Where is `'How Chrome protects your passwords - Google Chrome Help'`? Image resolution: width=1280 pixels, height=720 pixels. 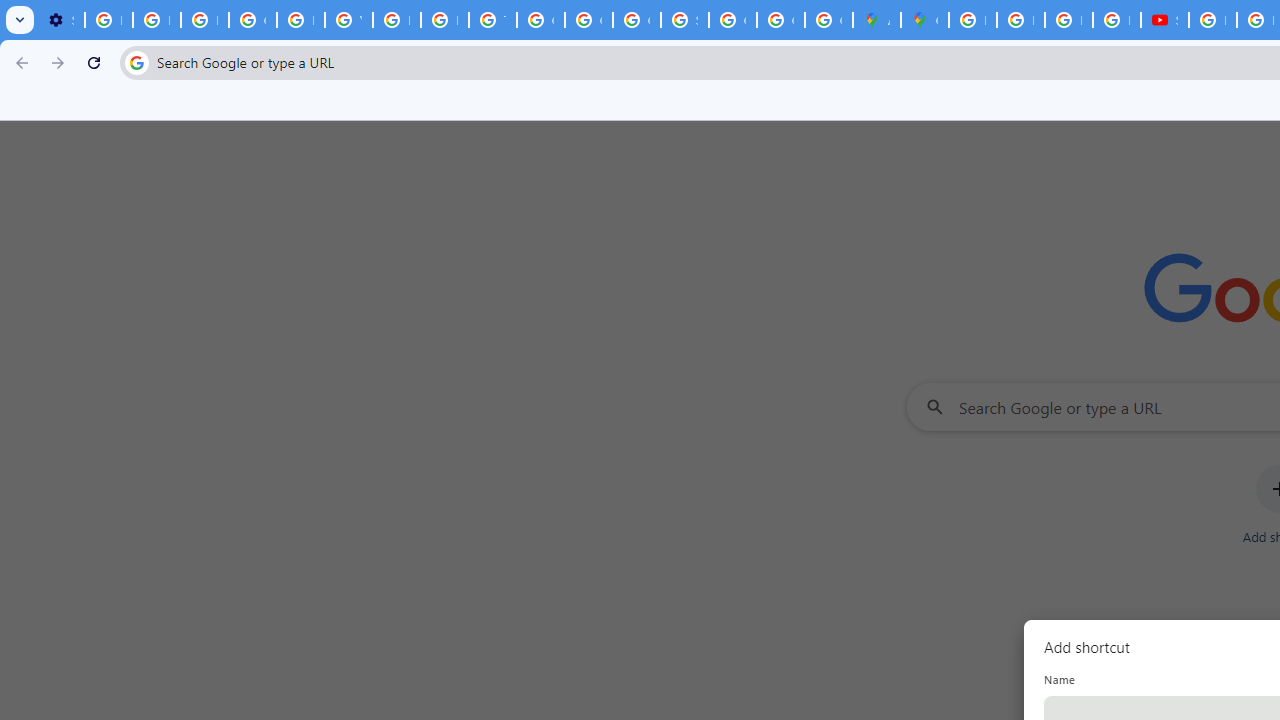 'How Chrome protects your passwords - Google Chrome Help' is located at coordinates (1211, 20).